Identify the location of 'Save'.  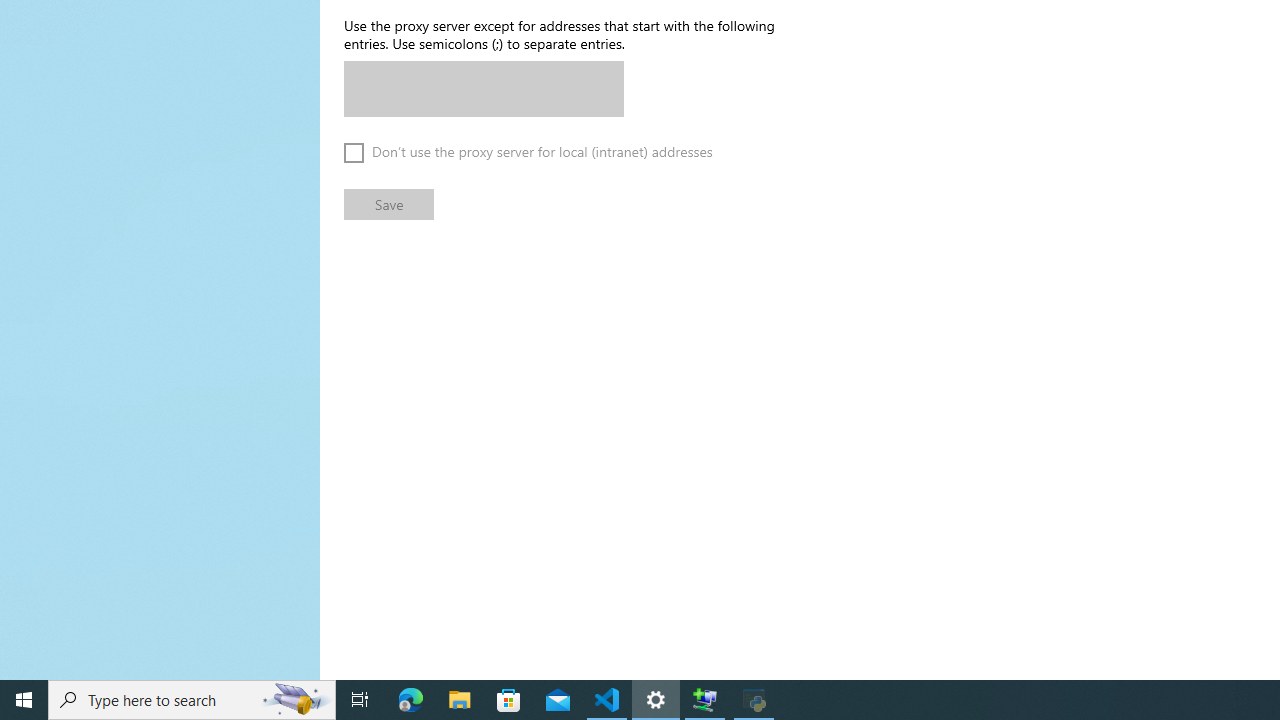
(389, 204).